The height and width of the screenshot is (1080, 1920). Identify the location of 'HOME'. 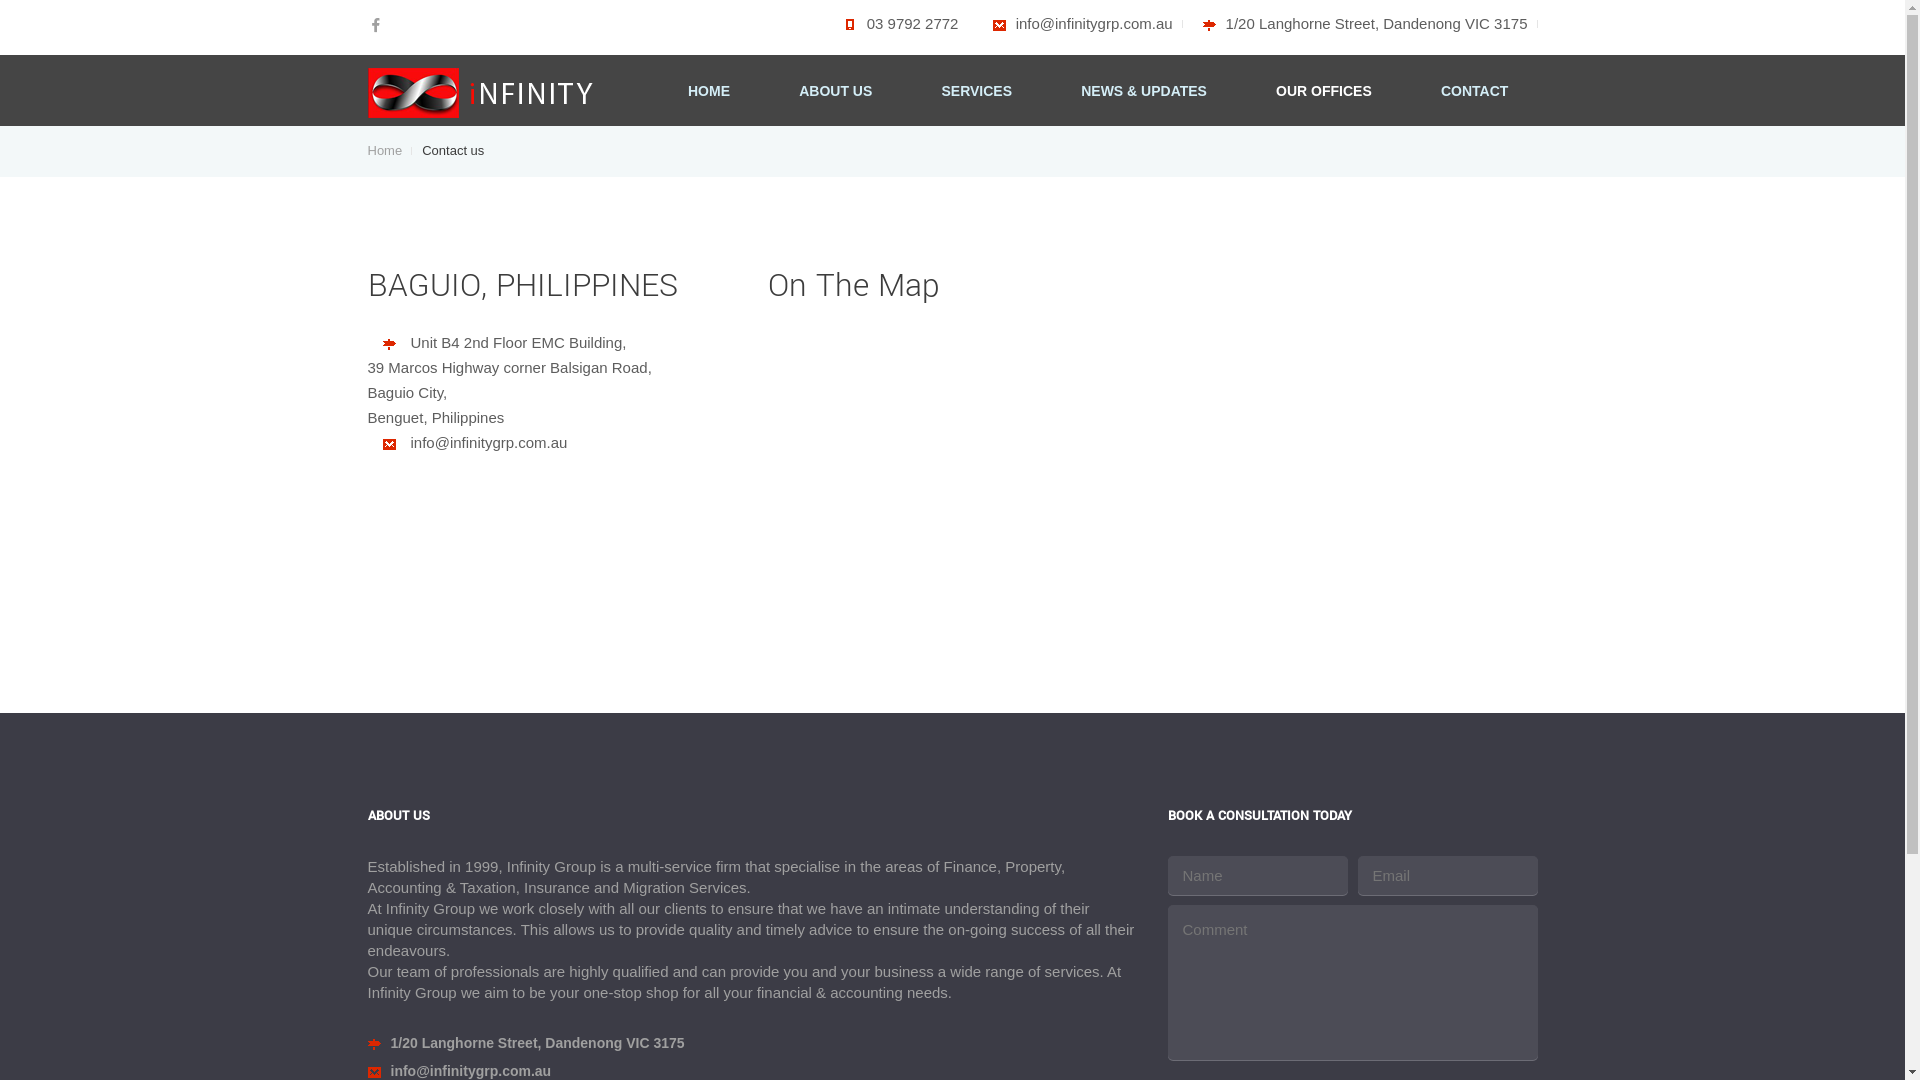
(709, 92).